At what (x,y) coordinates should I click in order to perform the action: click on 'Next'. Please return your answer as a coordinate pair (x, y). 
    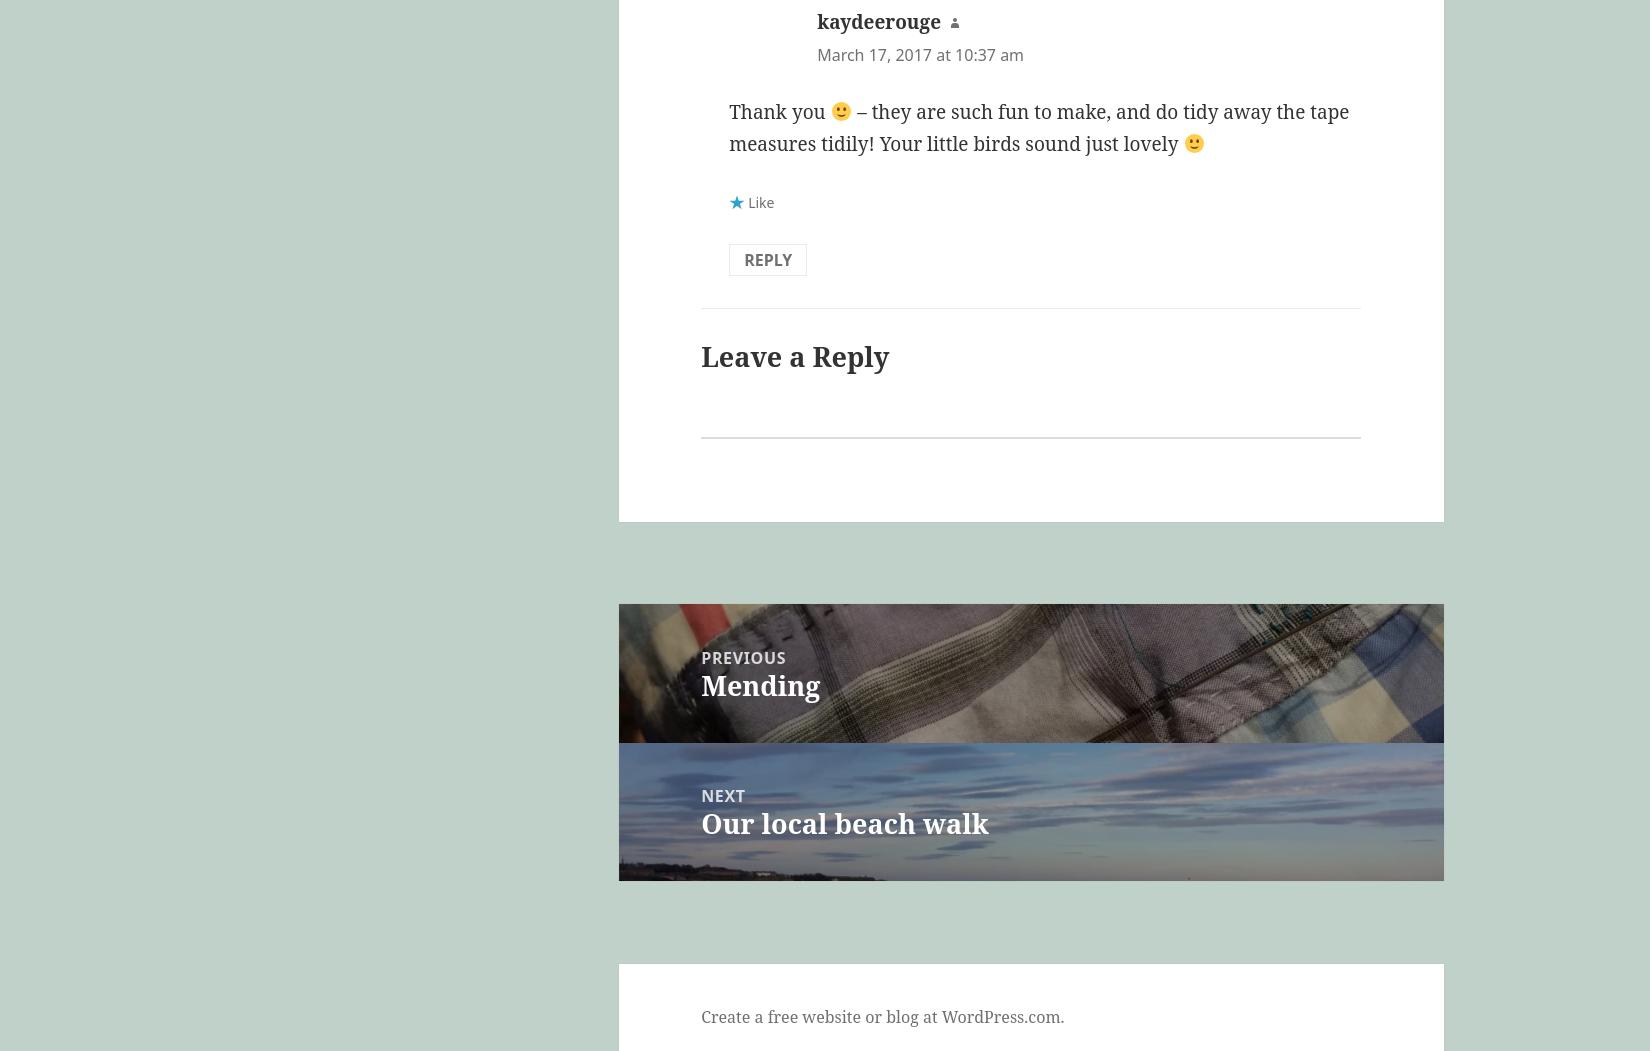
    Looking at the image, I should click on (722, 795).